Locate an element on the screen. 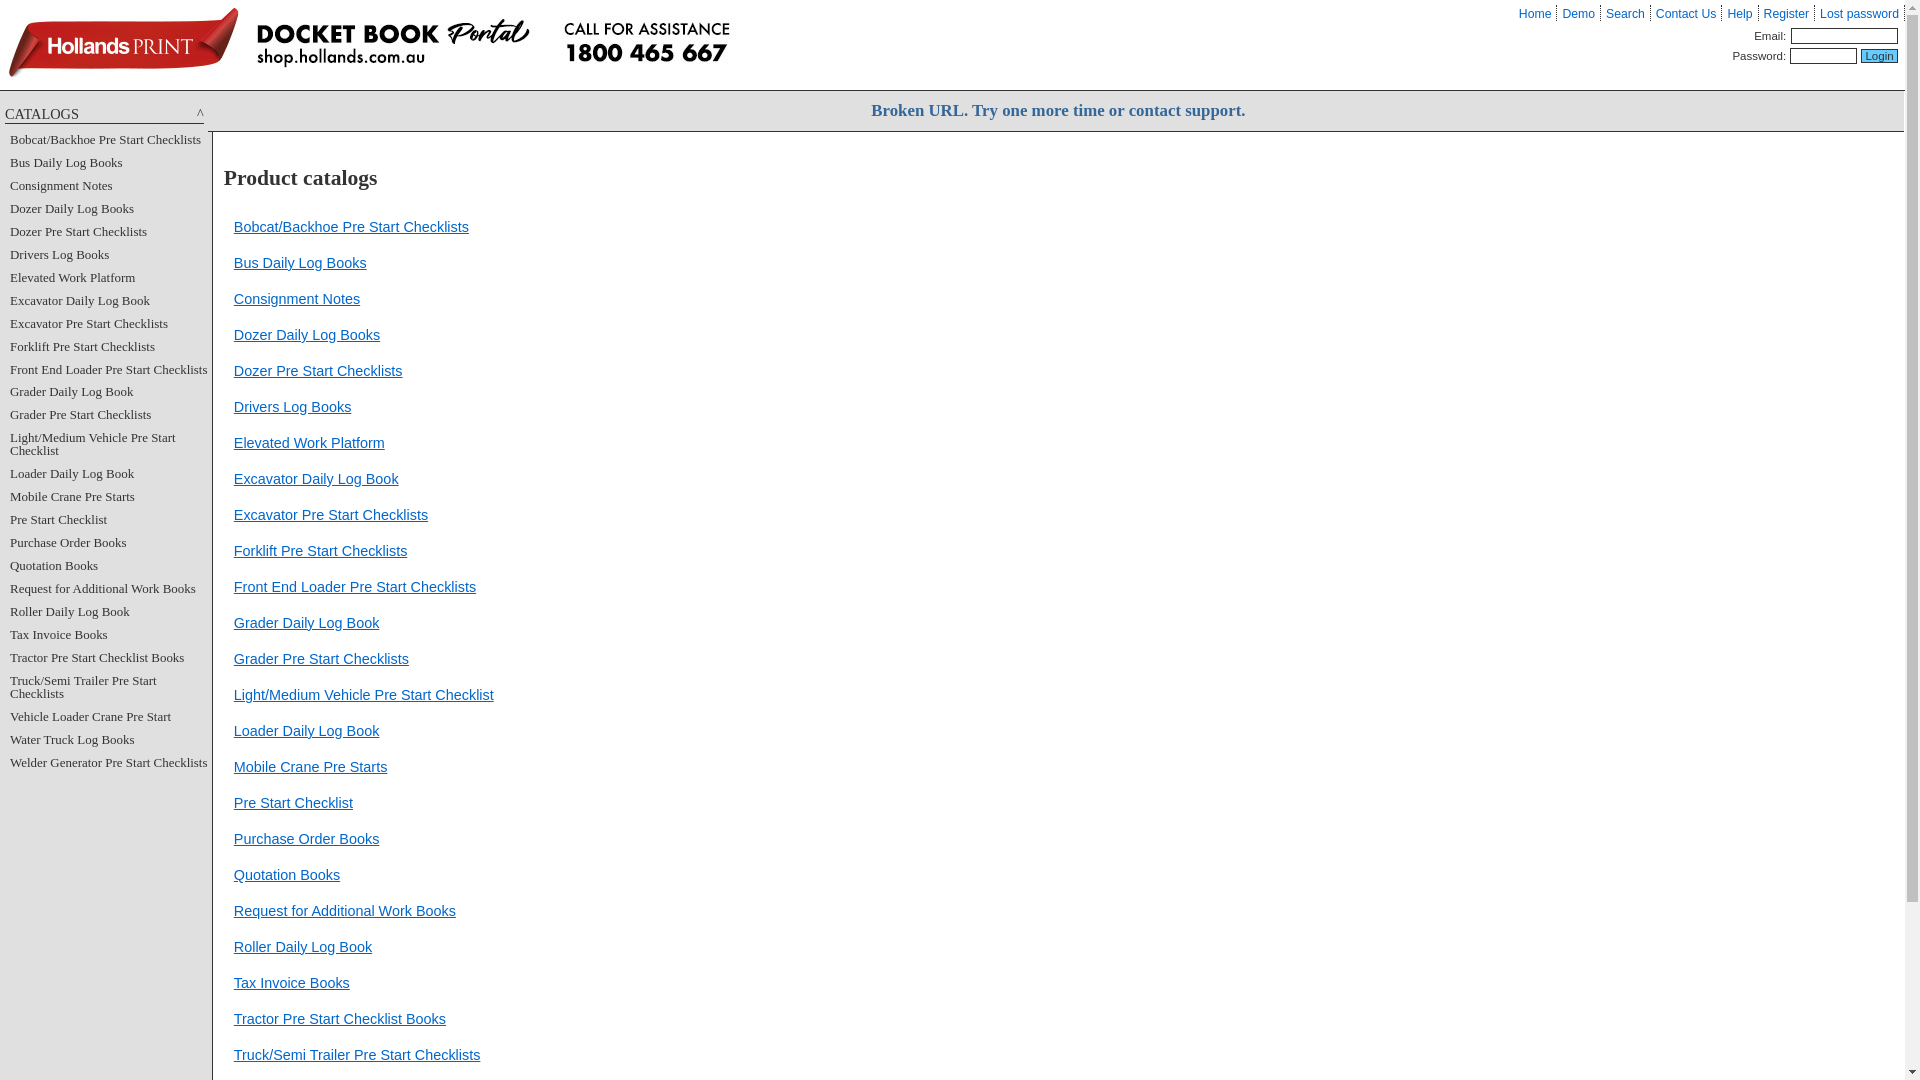 The height and width of the screenshot is (1080, 1920). 'Lost password' is located at coordinates (1819, 14).